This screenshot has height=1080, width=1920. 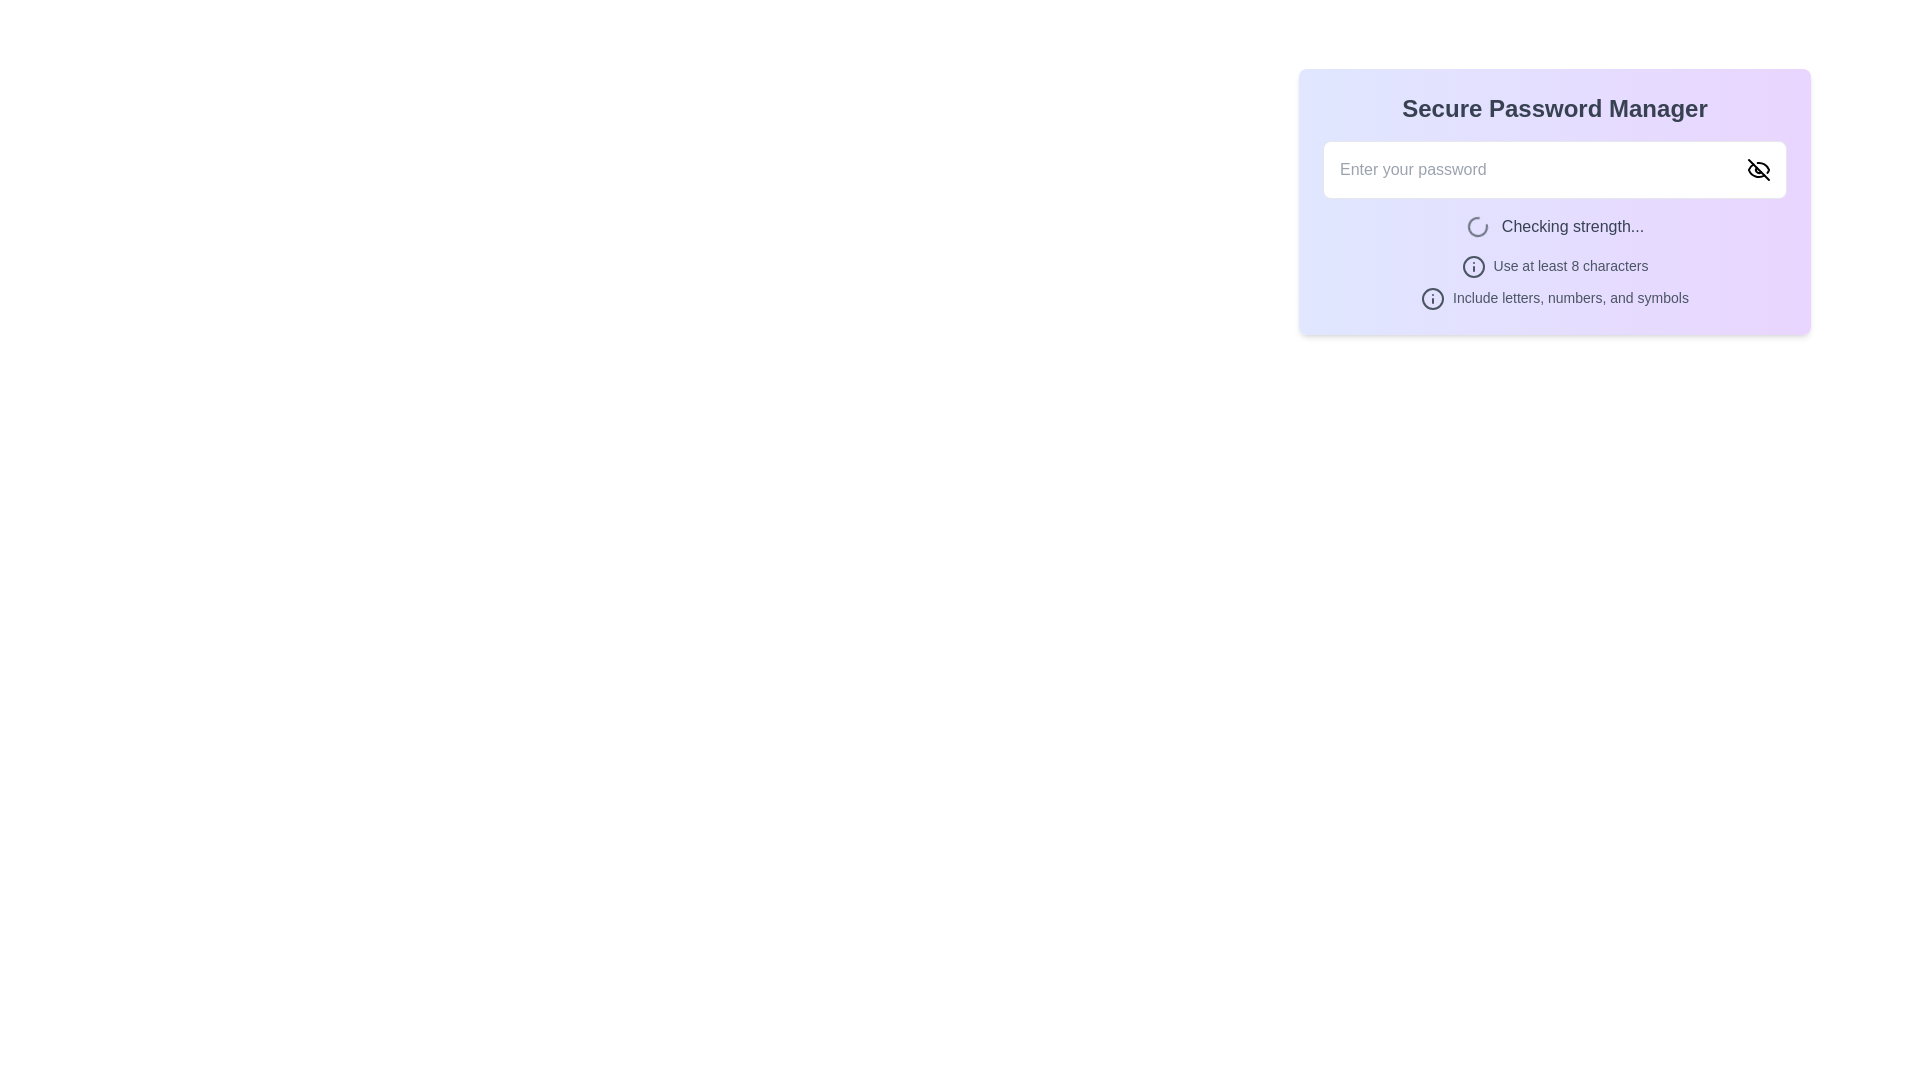 What do you see at coordinates (1477, 226) in the screenshot?
I see `the spinning loader SVG graphic, which is part of the password manager interface and is located next to the text 'Checking strength...'` at bounding box center [1477, 226].